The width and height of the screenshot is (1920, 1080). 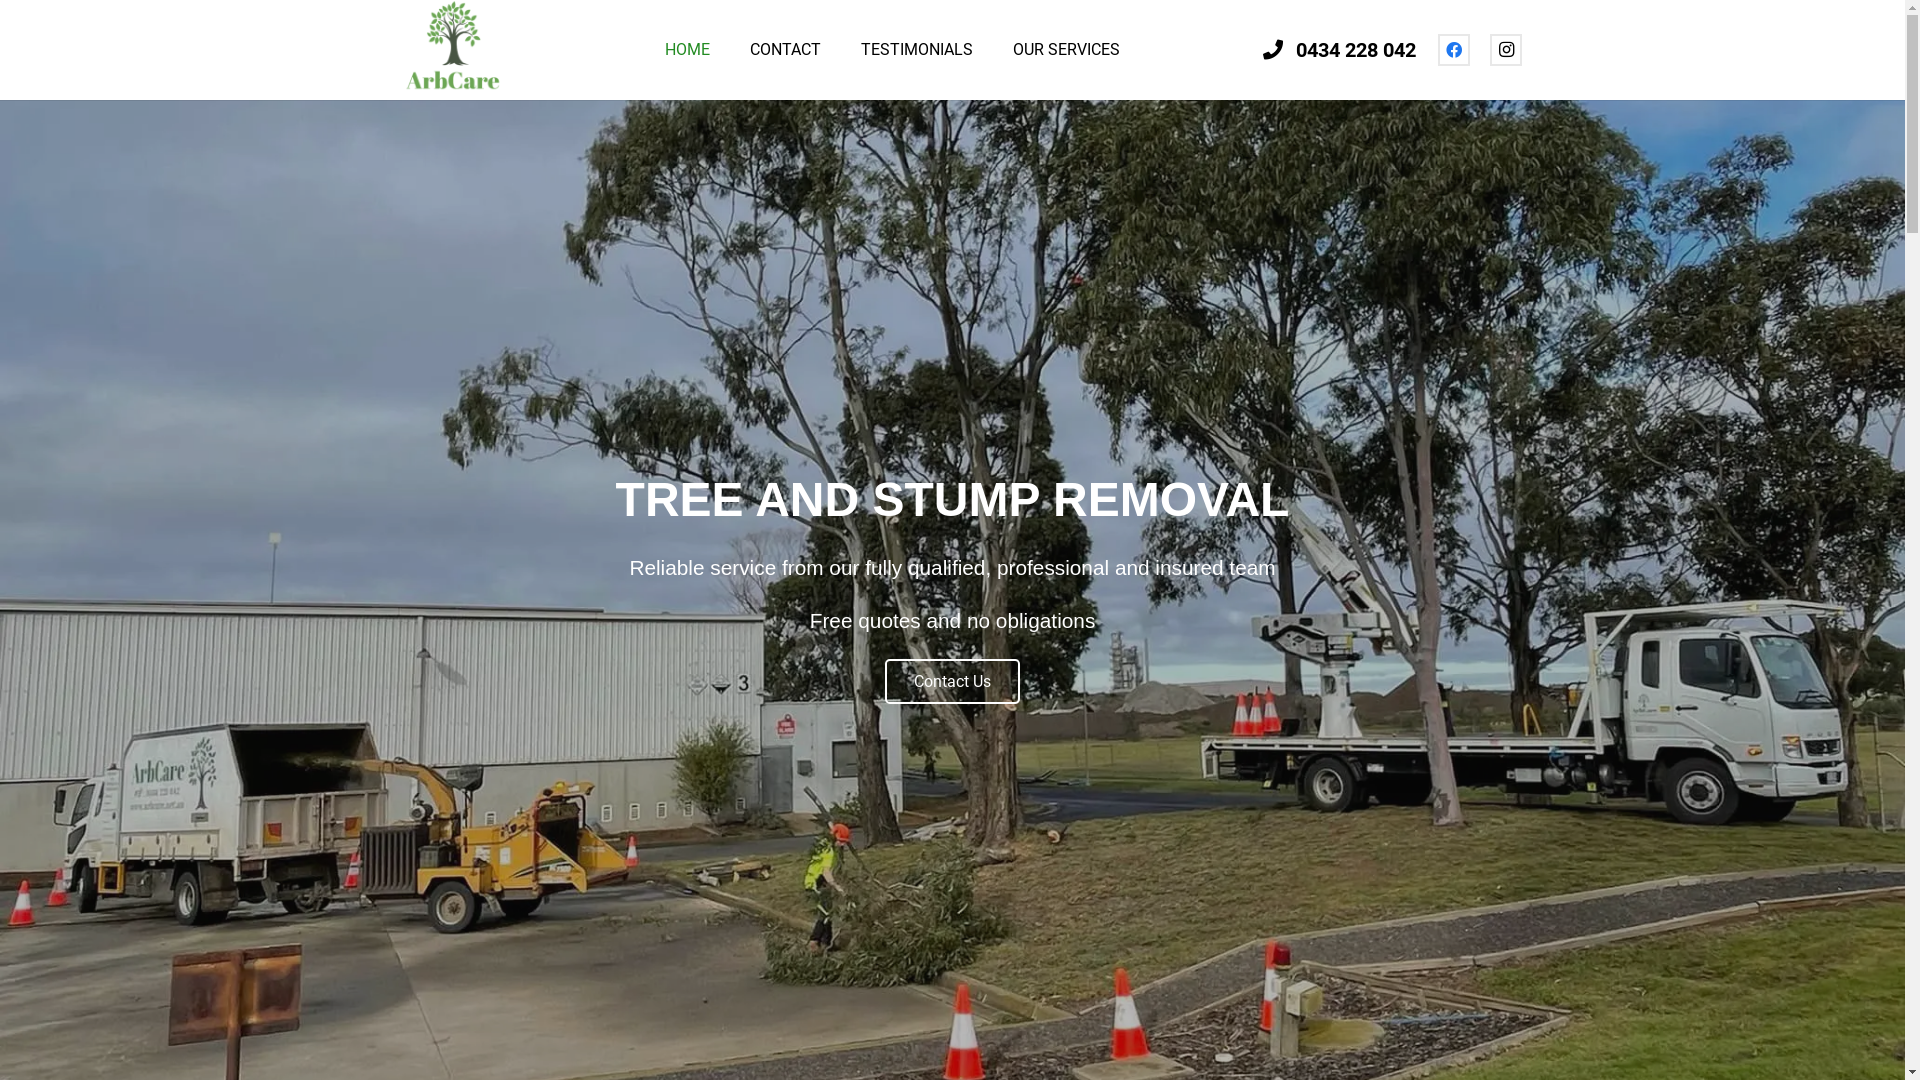 I want to click on 'OUR SERVICES', so click(x=1065, y=49).